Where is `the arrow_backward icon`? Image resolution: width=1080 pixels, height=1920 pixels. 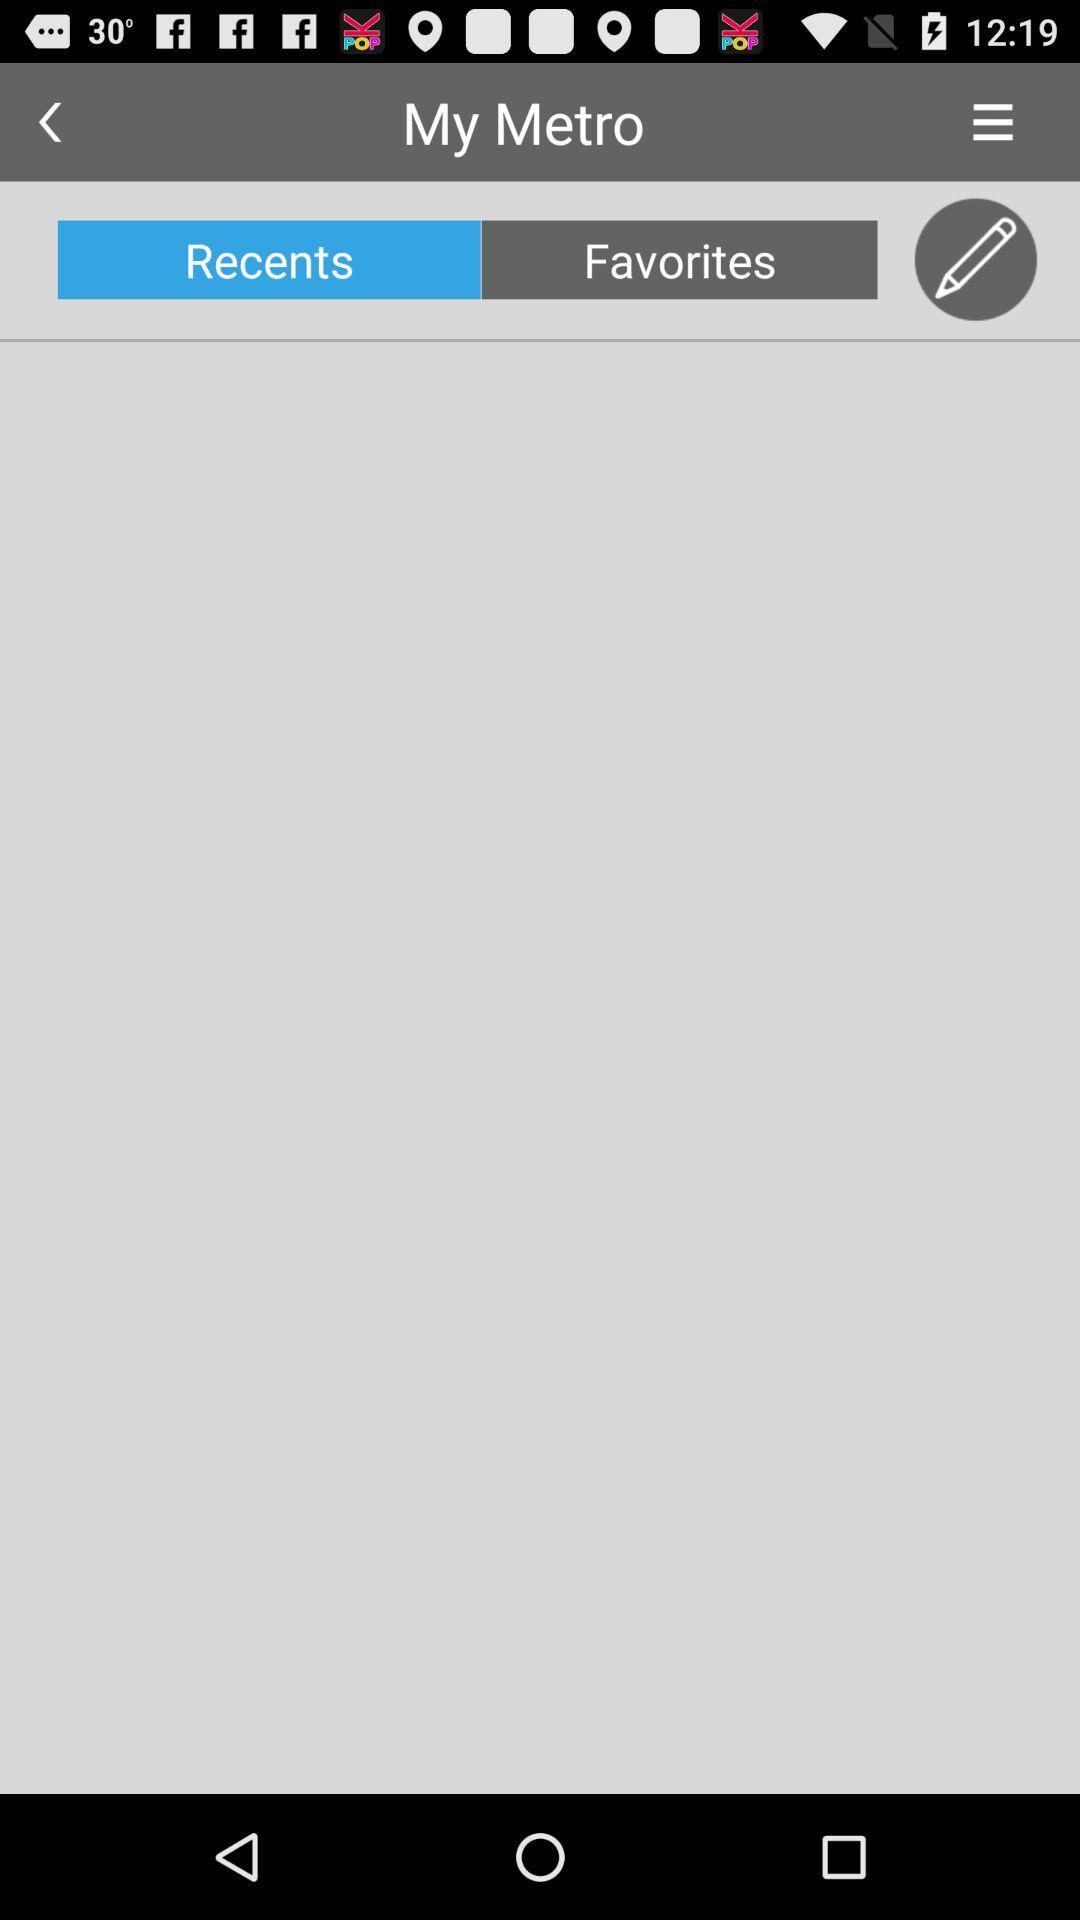
the arrow_backward icon is located at coordinates (48, 129).